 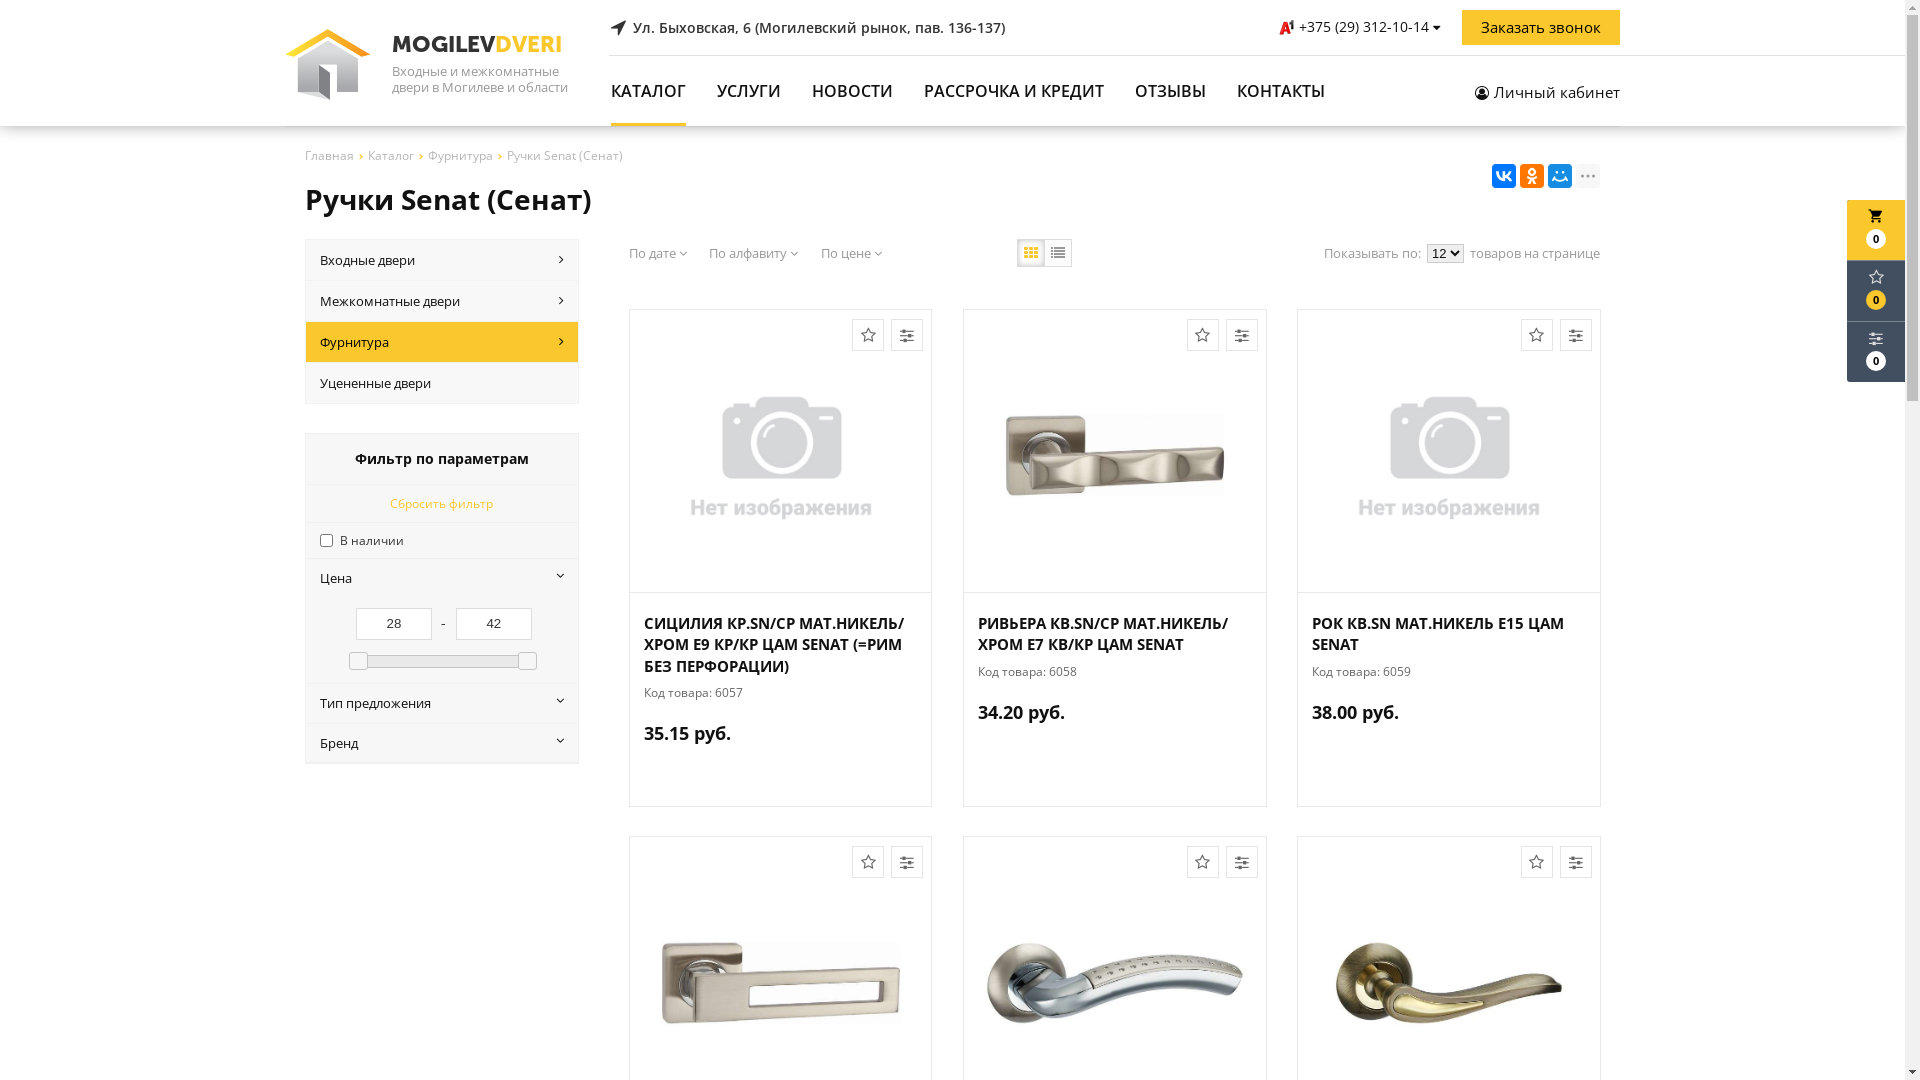 What do you see at coordinates (1875, 350) in the screenshot?
I see `'0'` at bounding box center [1875, 350].